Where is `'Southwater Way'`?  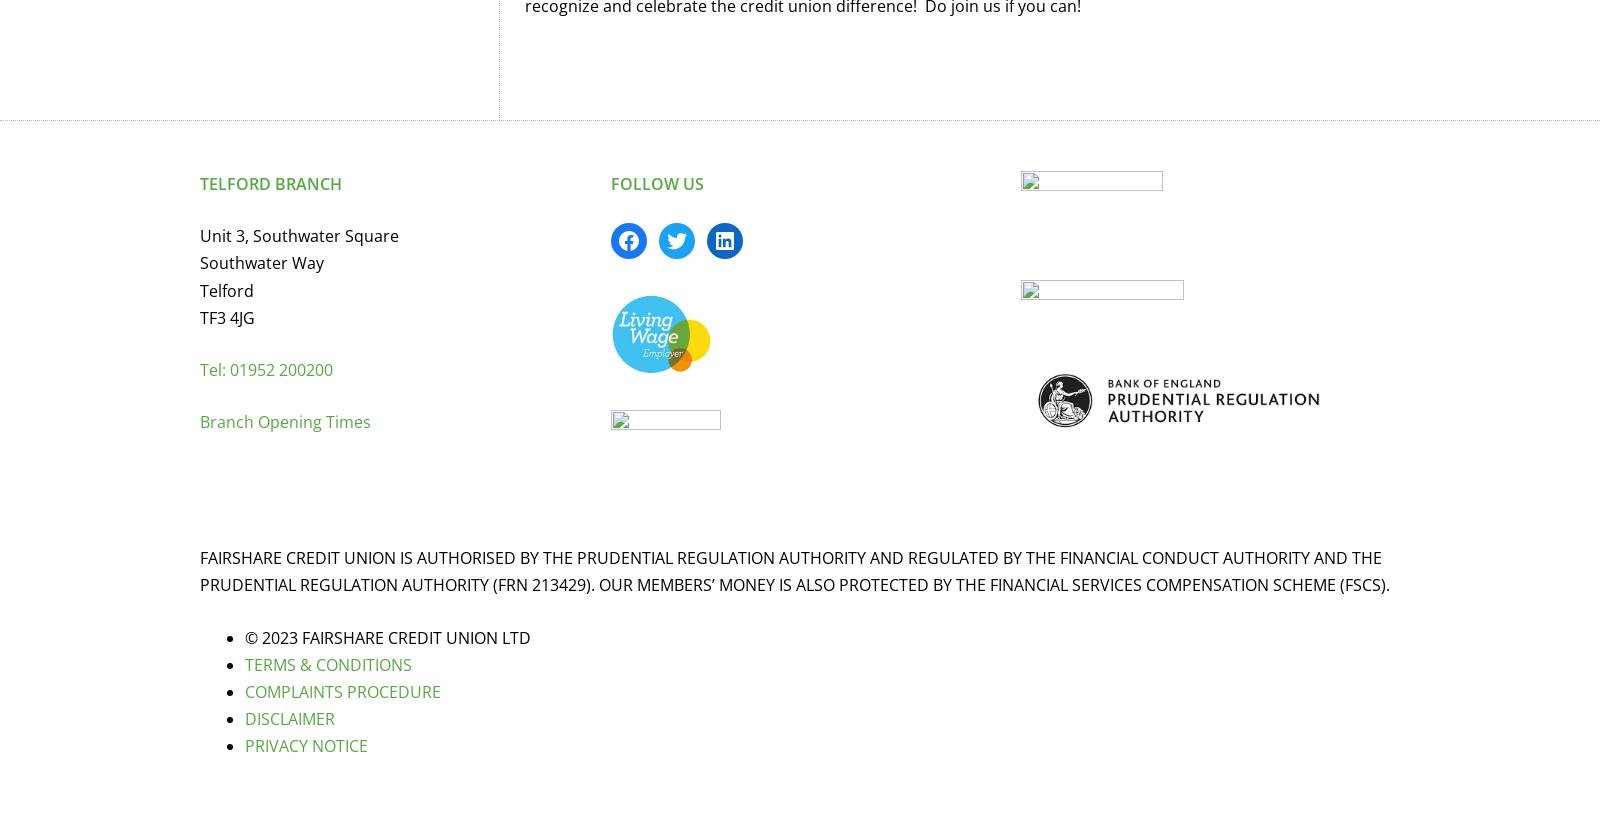 'Southwater Way' is located at coordinates (262, 261).